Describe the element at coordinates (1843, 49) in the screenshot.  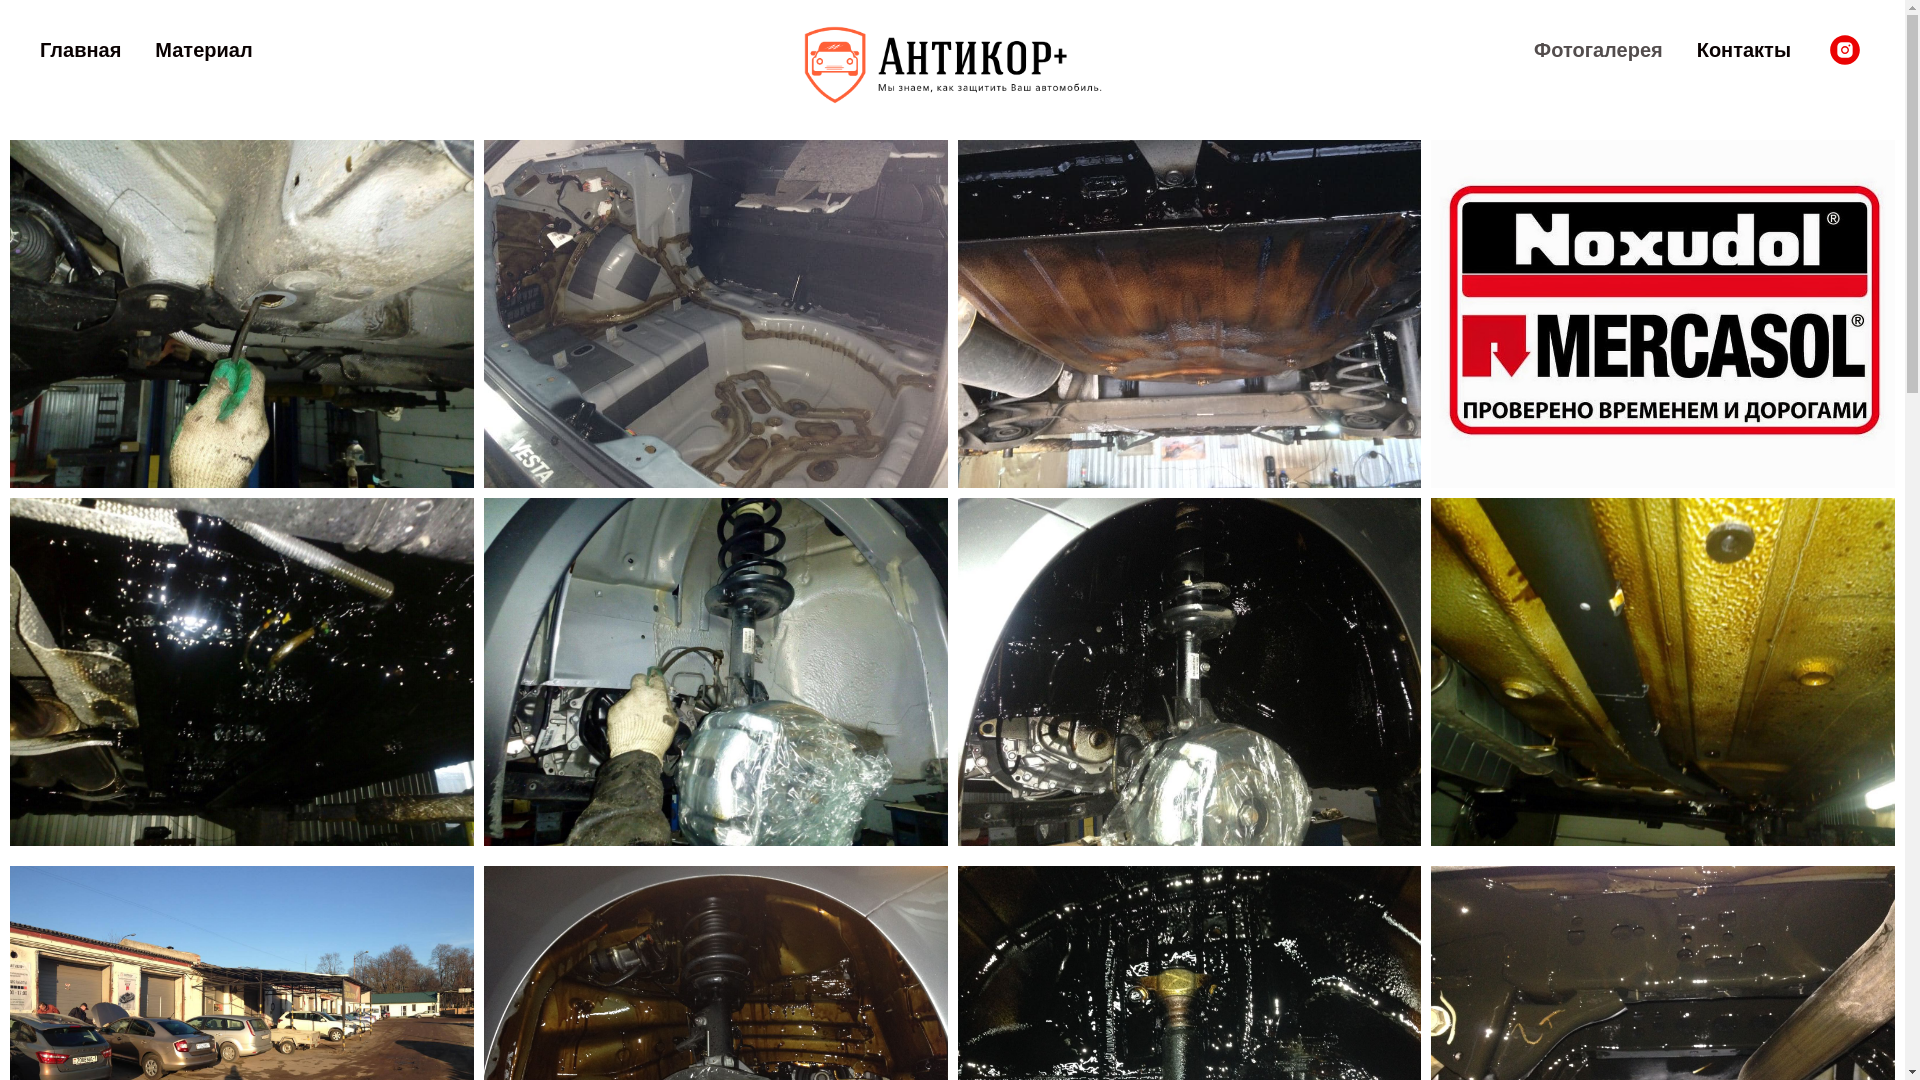
I see `'Instagram'` at that location.